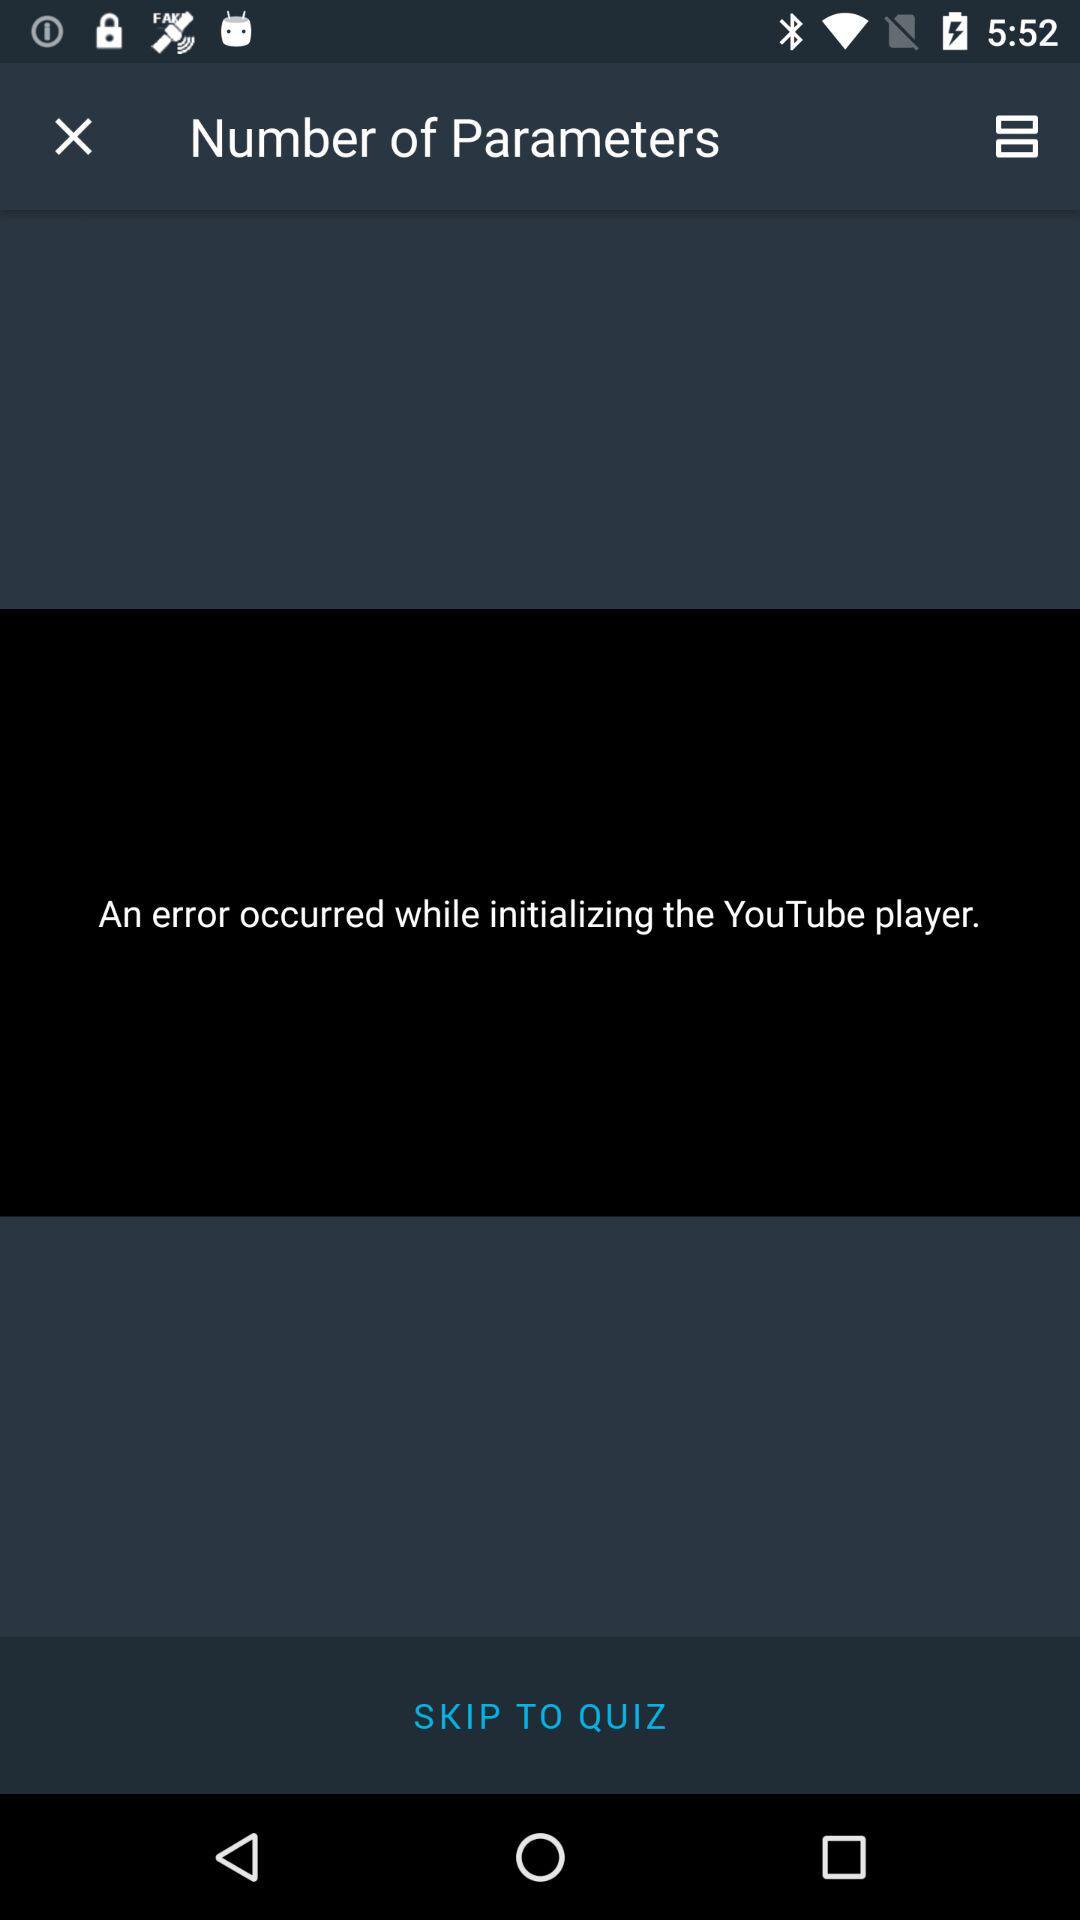 Image resolution: width=1080 pixels, height=1920 pixels. I want to click on skip to quiz, so click(540, 1714).